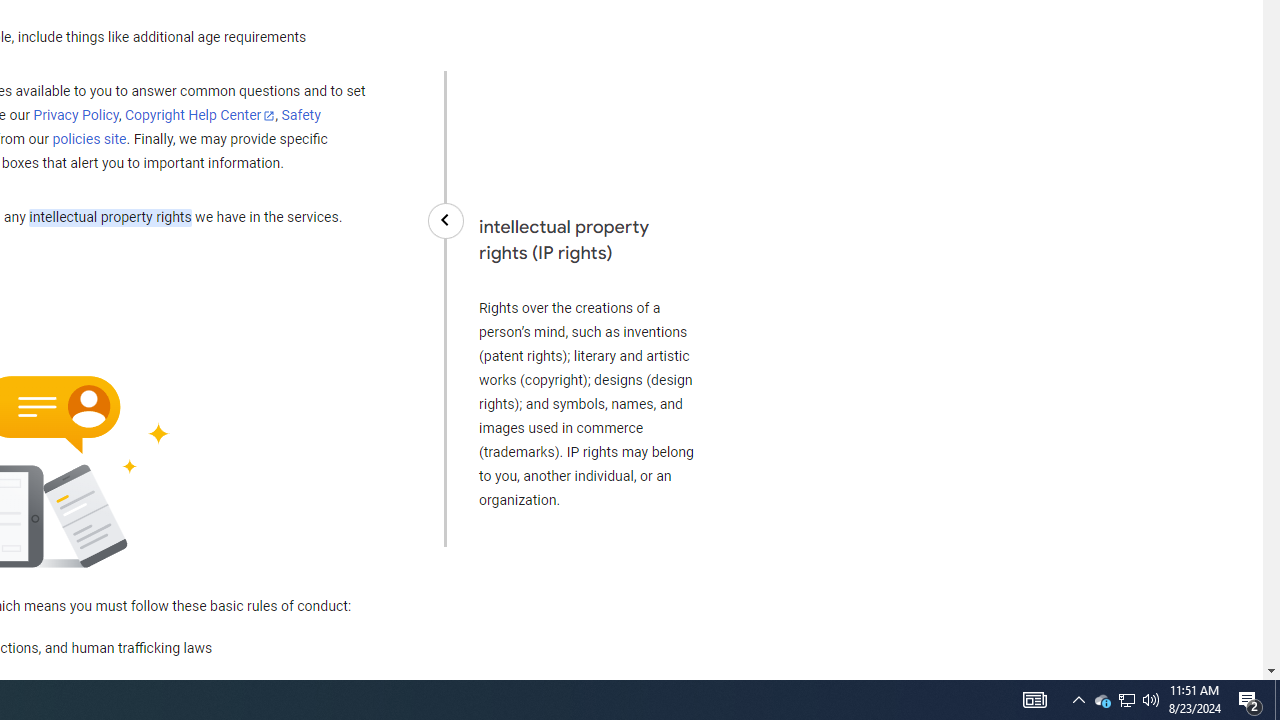 The height and width of the screenshot is (720, 1280). What do you see at coordinates (200, 116) in the screenshot?
I see `'Copyright Help Center'` at bounding box center [200, 116].